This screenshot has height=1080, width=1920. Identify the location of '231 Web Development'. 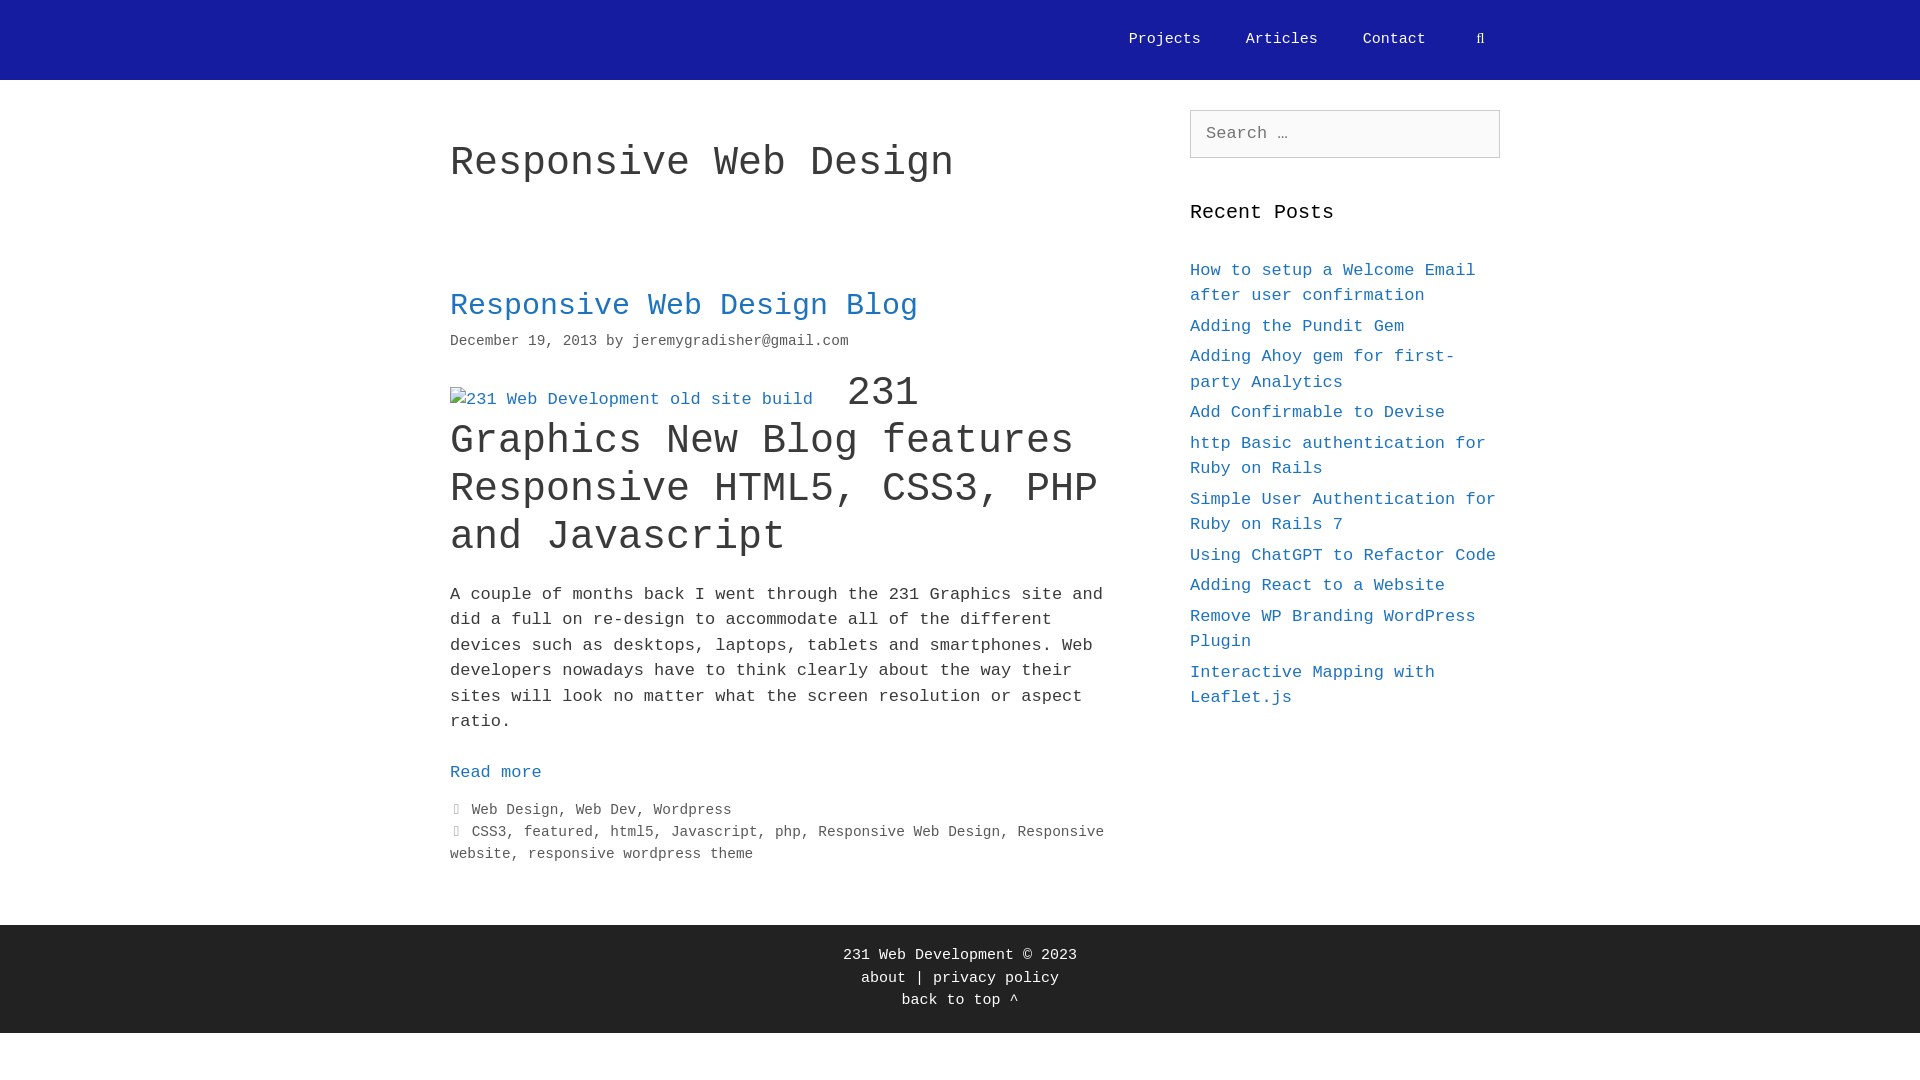
(927, 954).